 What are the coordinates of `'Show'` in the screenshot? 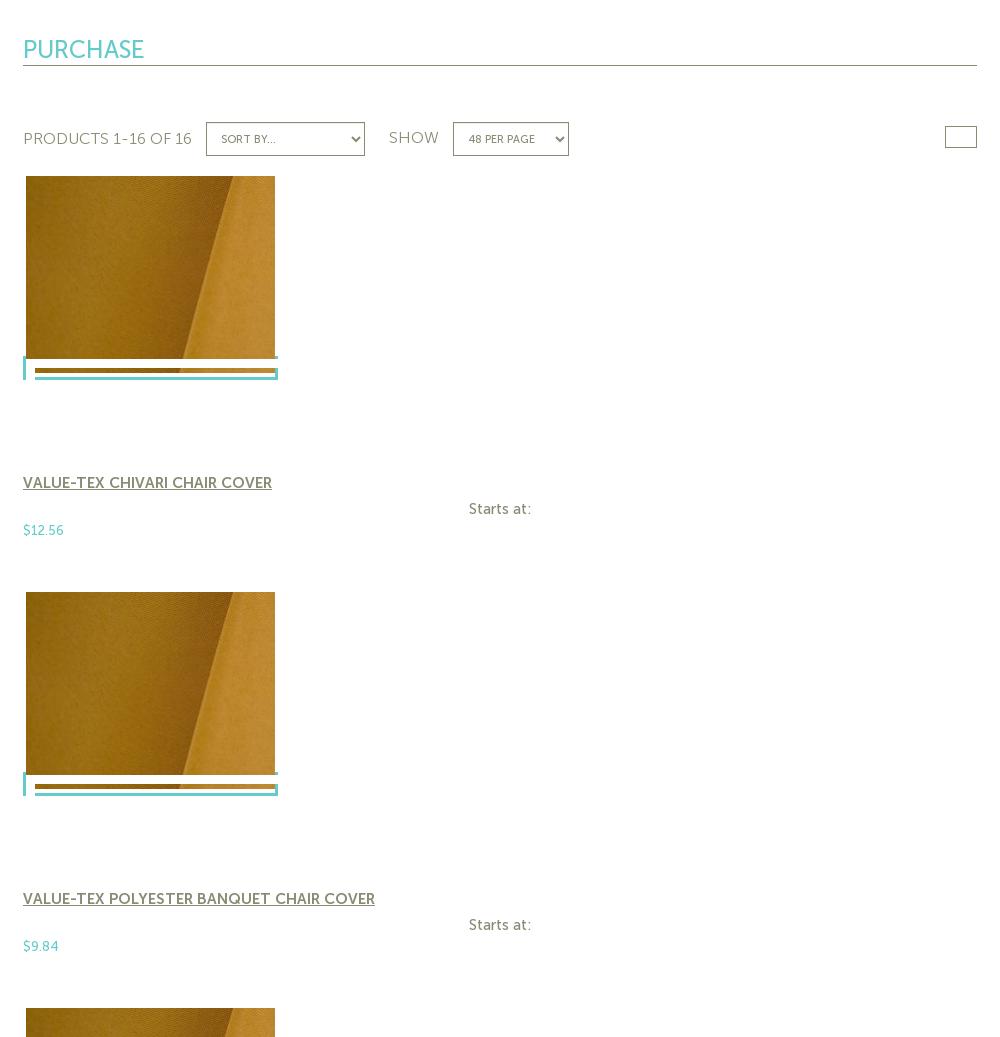 It's located at (414, 136).